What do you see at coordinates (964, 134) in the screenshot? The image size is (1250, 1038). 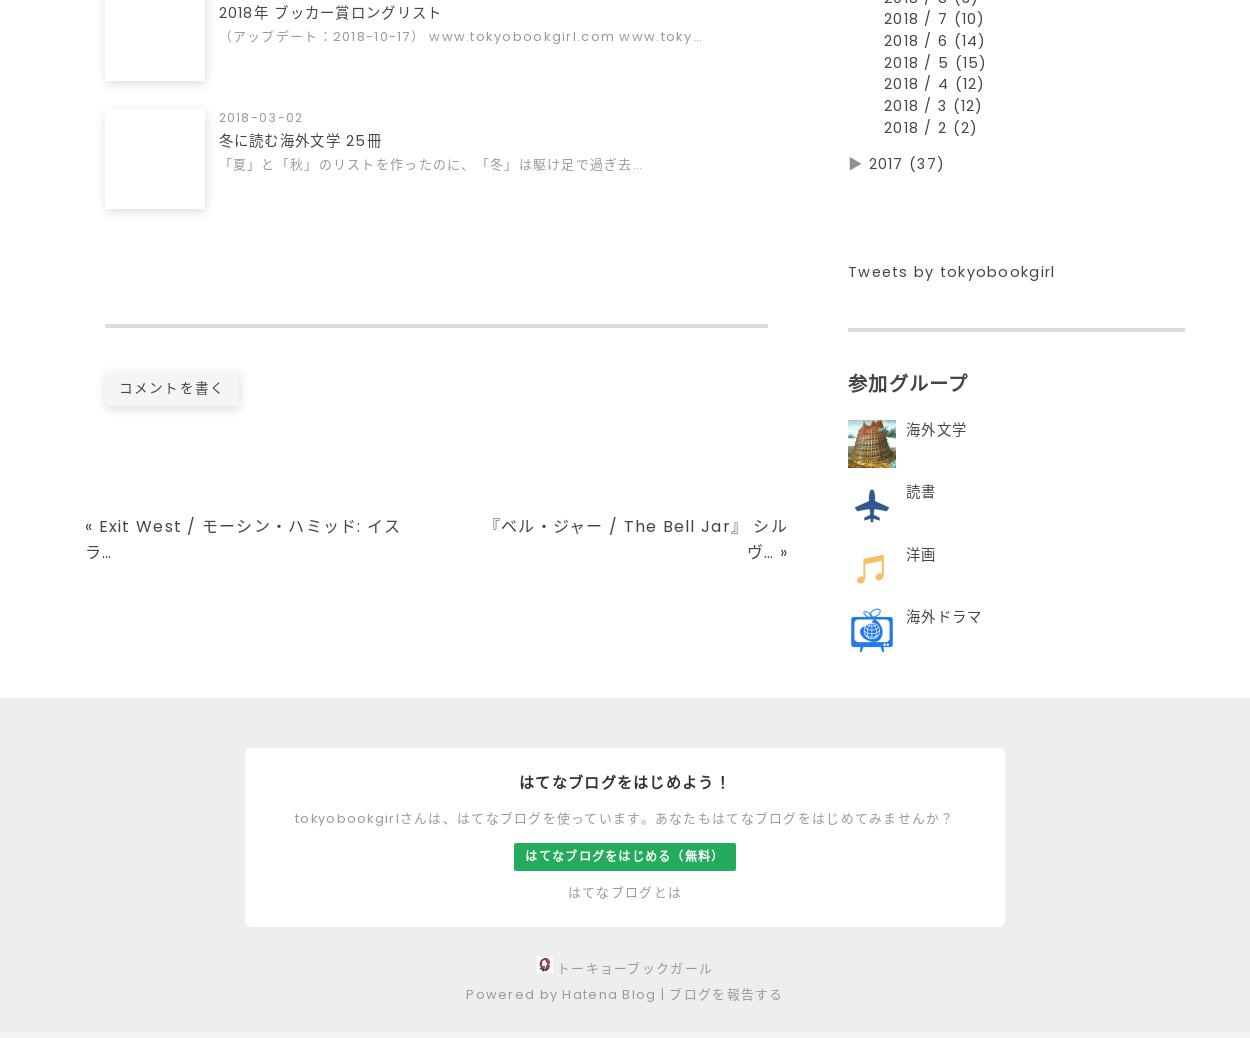 I see `'(2)'` at bounding box center [964, 134].